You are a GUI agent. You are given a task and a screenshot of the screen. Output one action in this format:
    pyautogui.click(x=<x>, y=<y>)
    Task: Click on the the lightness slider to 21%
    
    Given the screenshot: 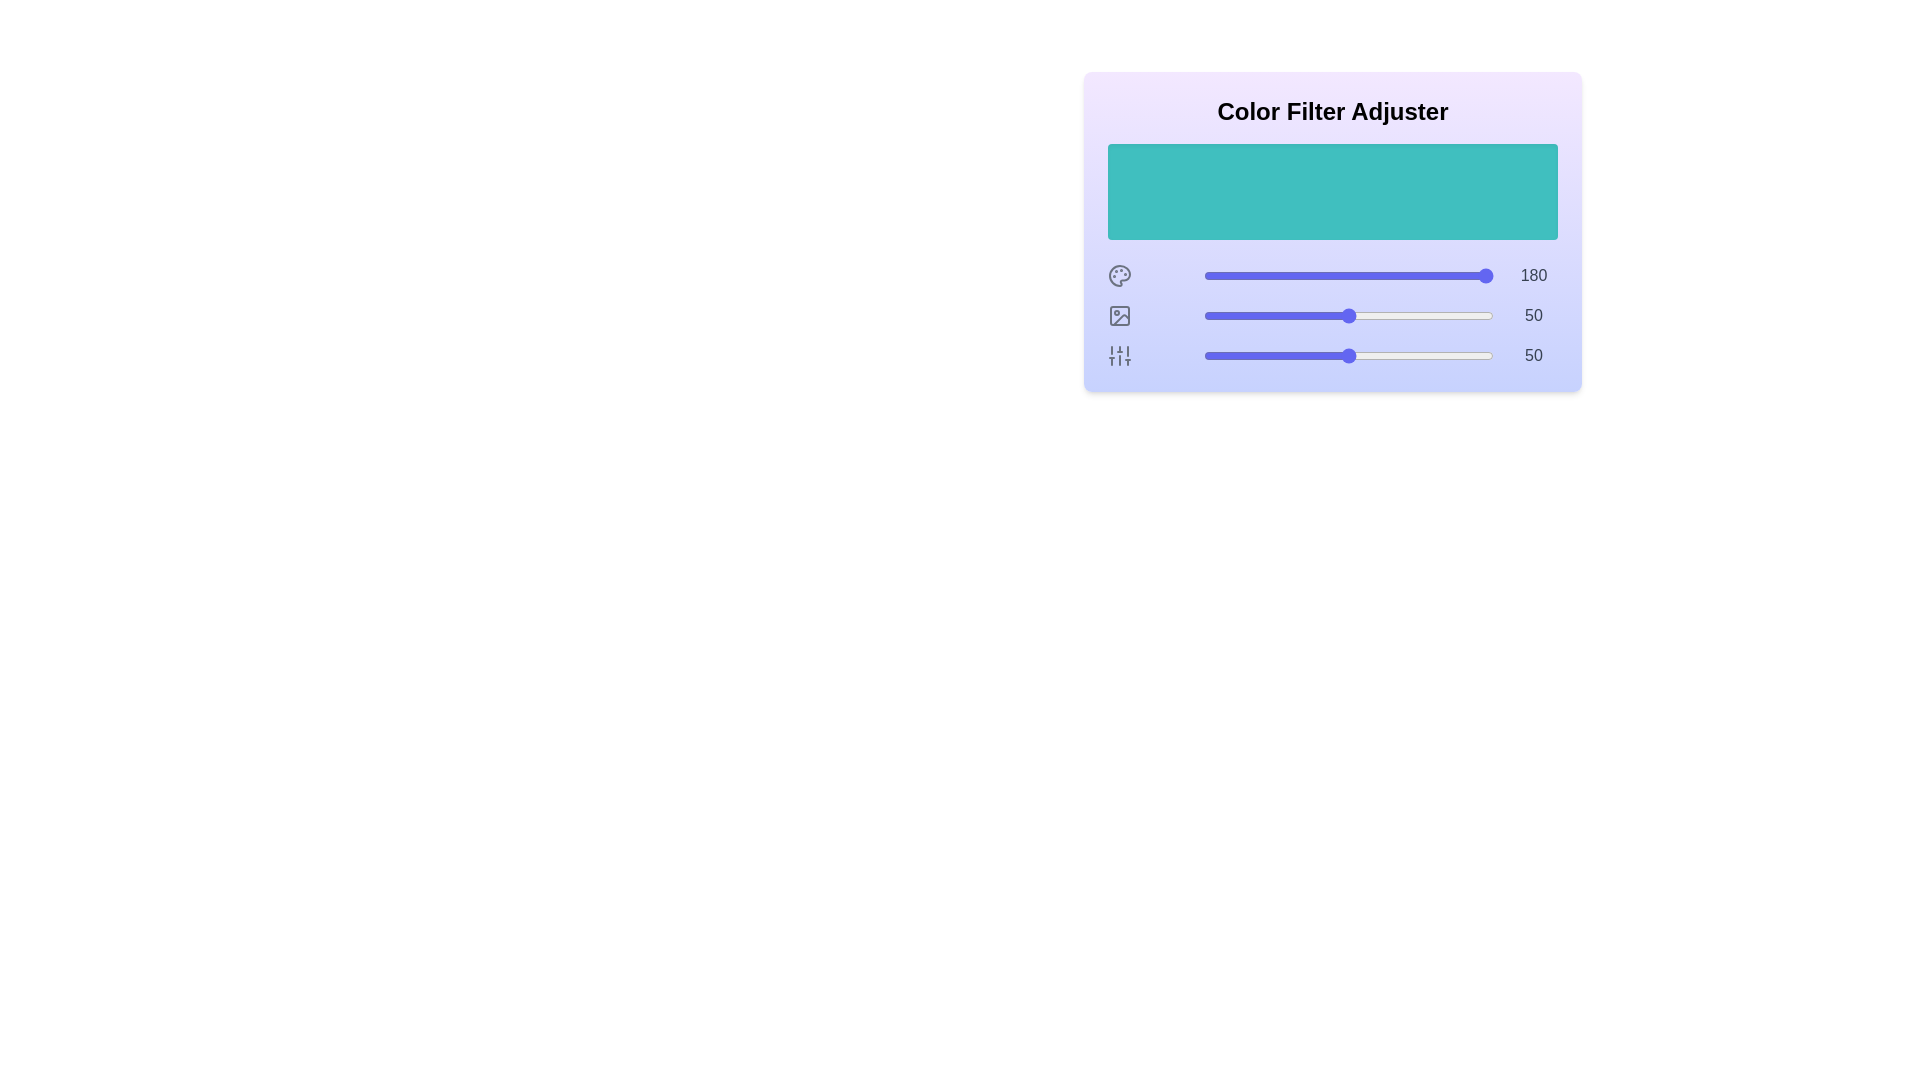 What is the action you would take?
    pyautogui.click(x=1263, y=315)
    